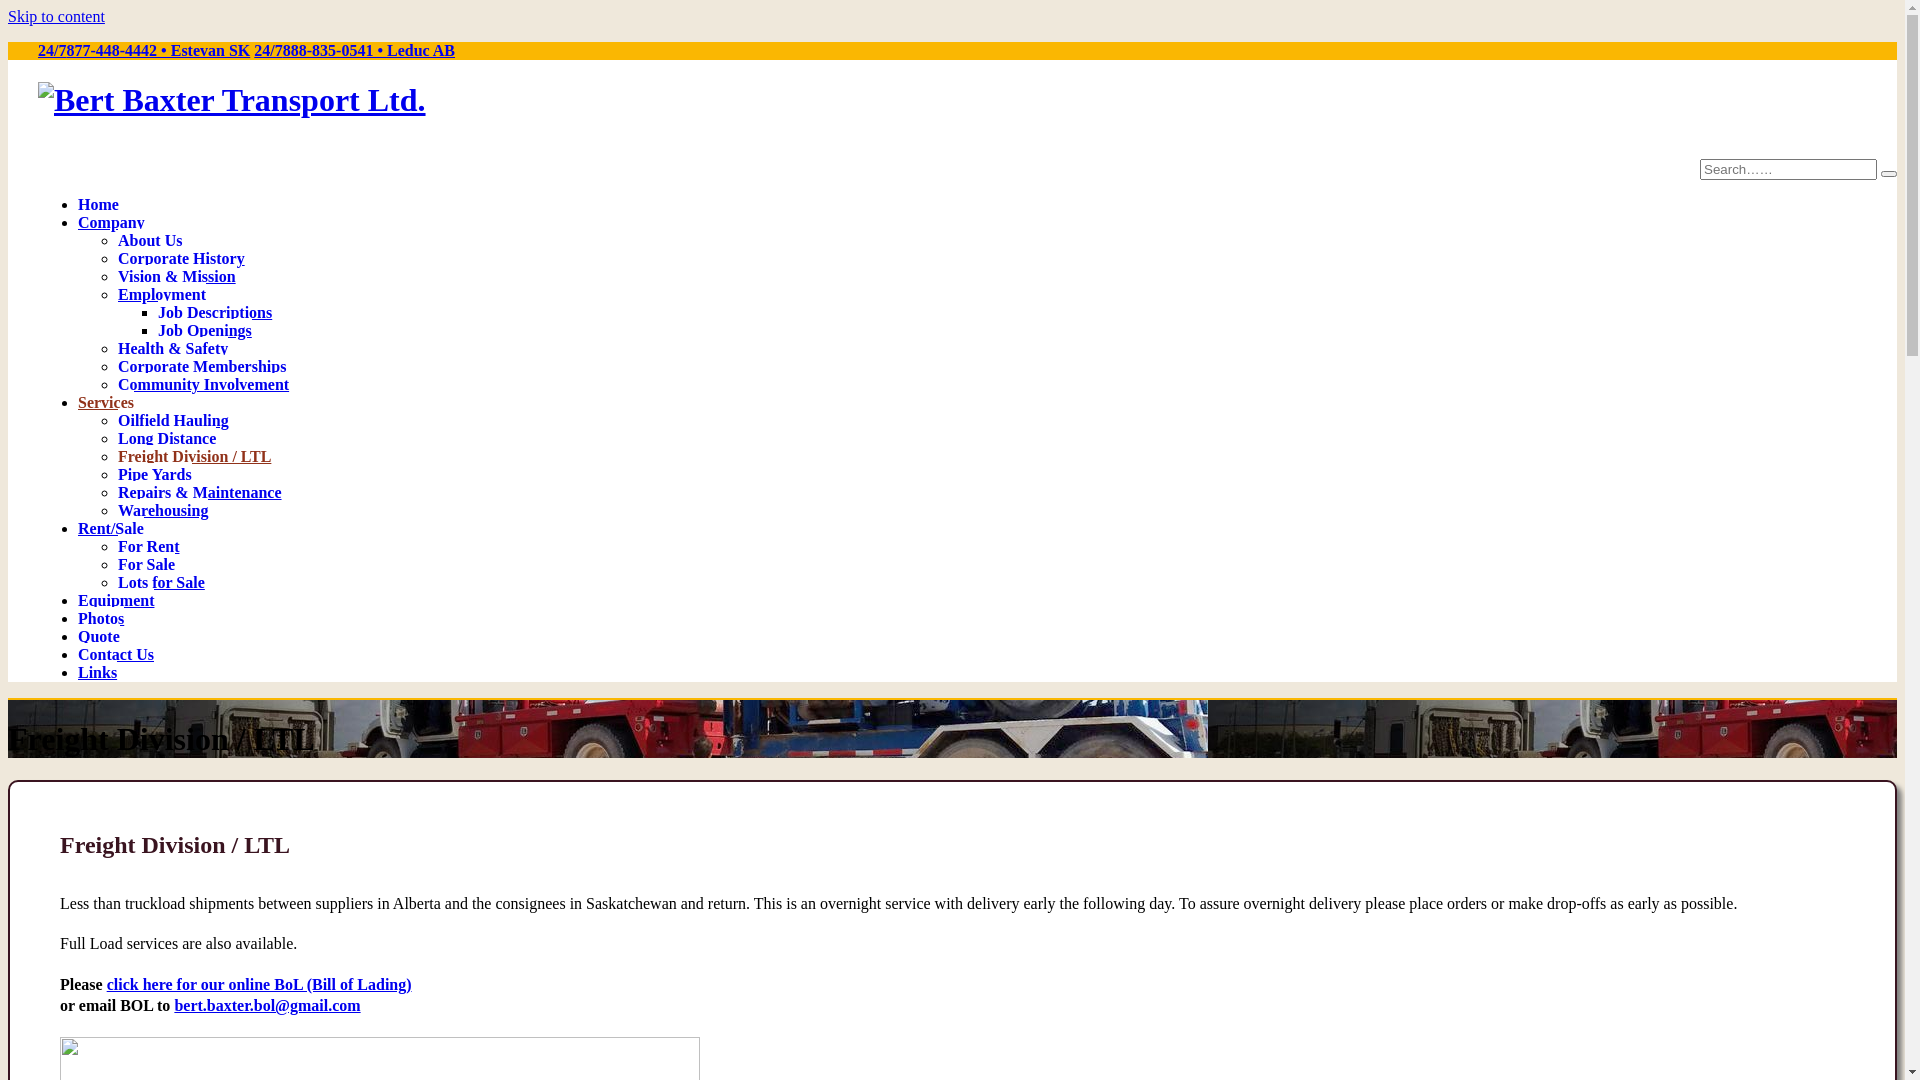  I want to click on 'Corporate Memberships', so click(201, 365).